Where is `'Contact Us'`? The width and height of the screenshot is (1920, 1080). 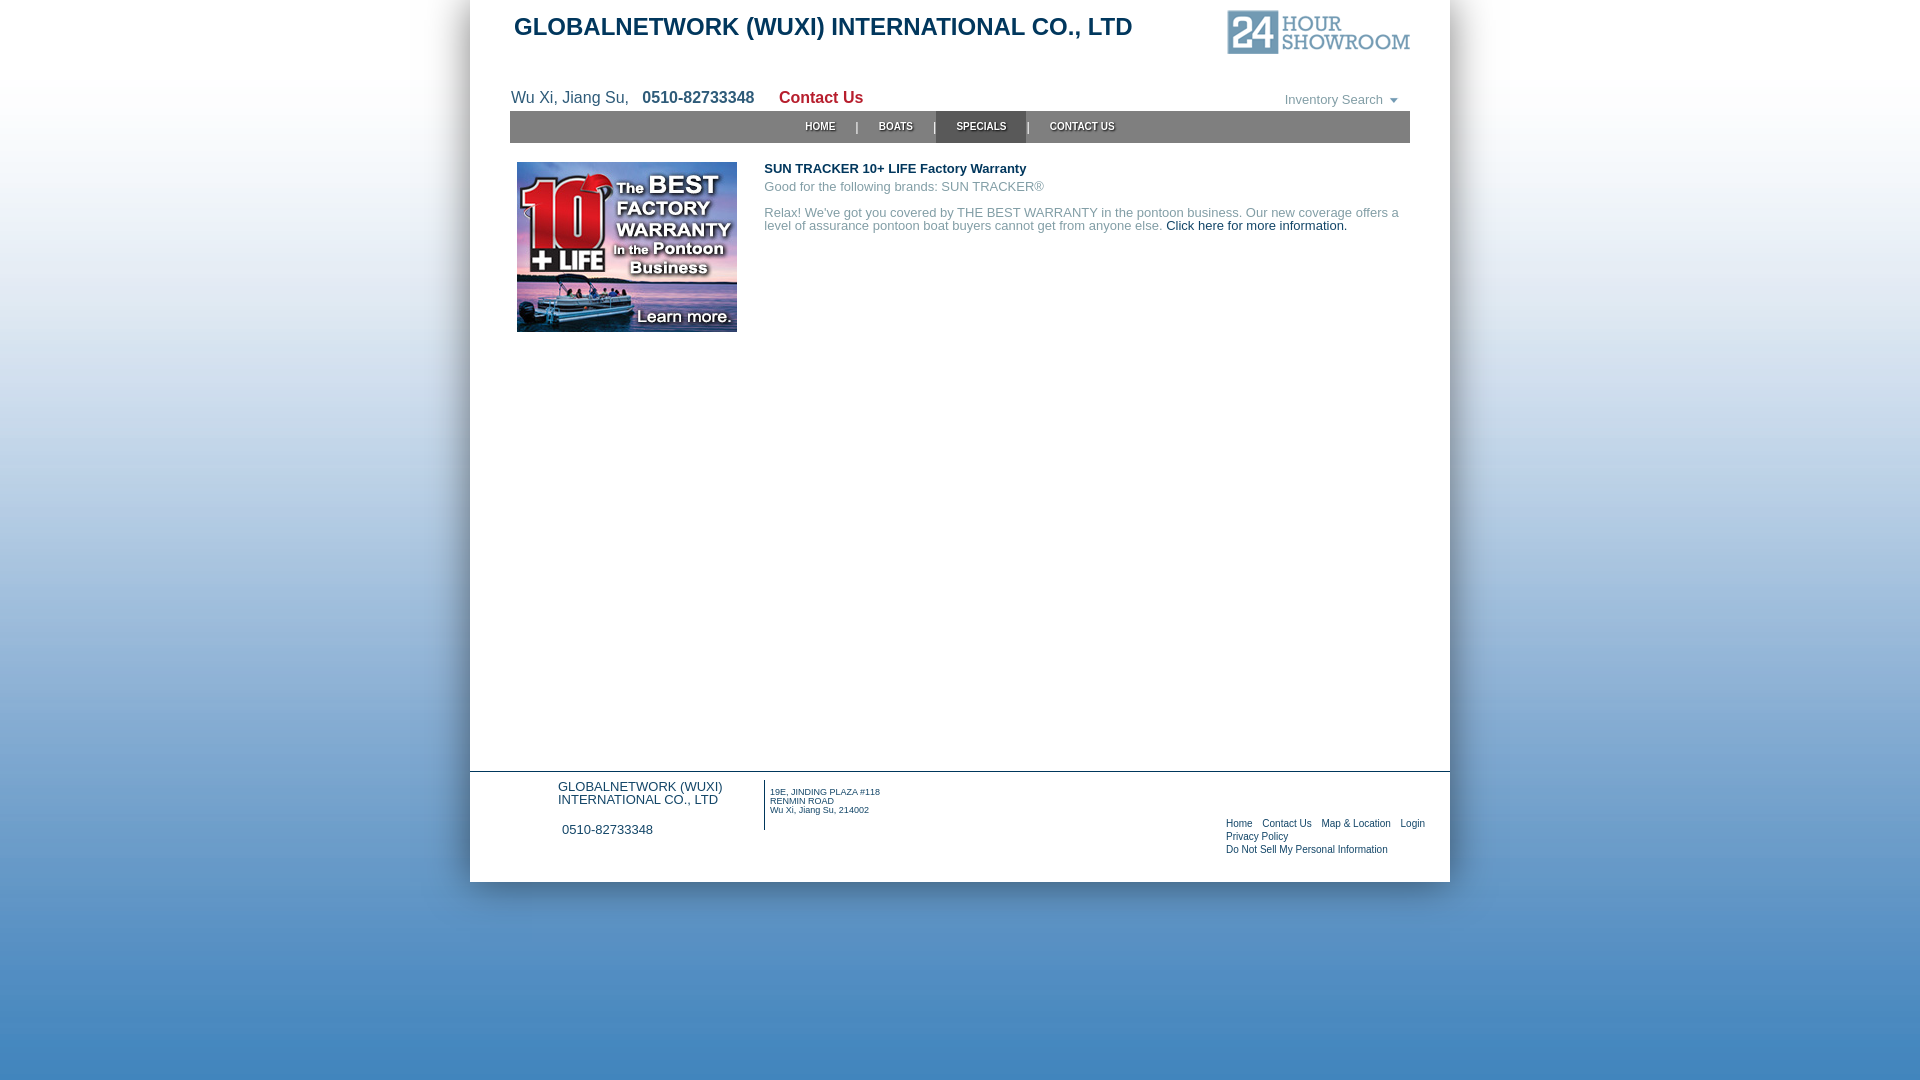 'Contact Us' is located at coordinates (1286, 823).